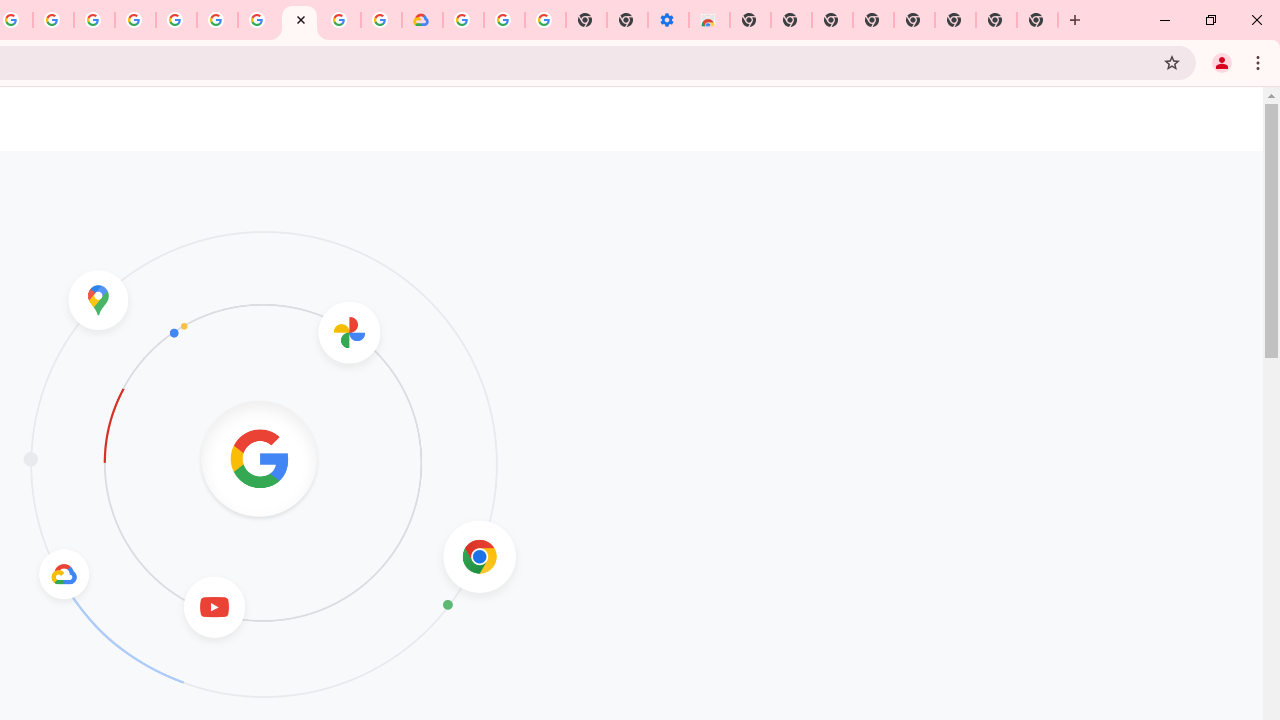 This screenshot has height=720, width=1280. Describe the element at coordinates (1171, 61) in the screenshot. I see `'Bookmark this tab'` at that location.